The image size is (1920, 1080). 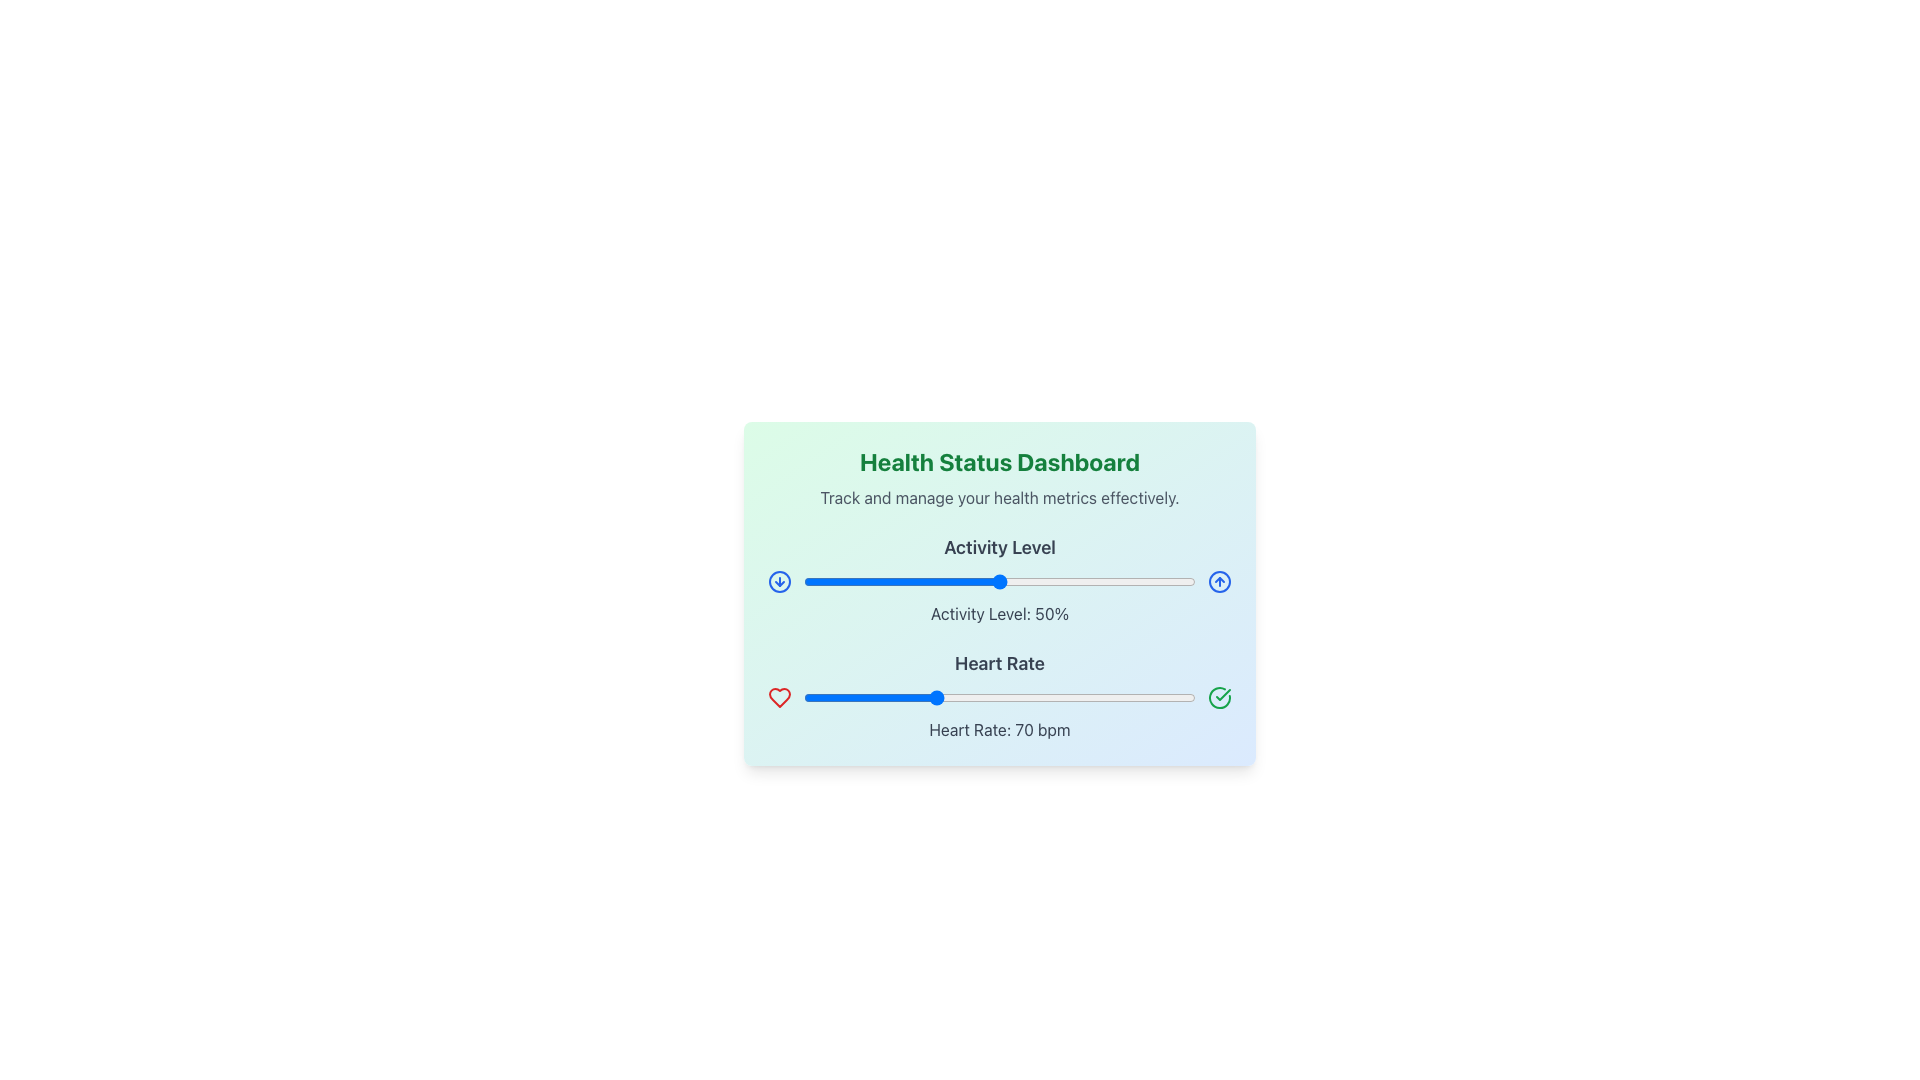 I want to click on the title header of the health metrics dashboard, which is positioned at the top of the card, to provide context to the user about the content below, so click(x=999, y=462).